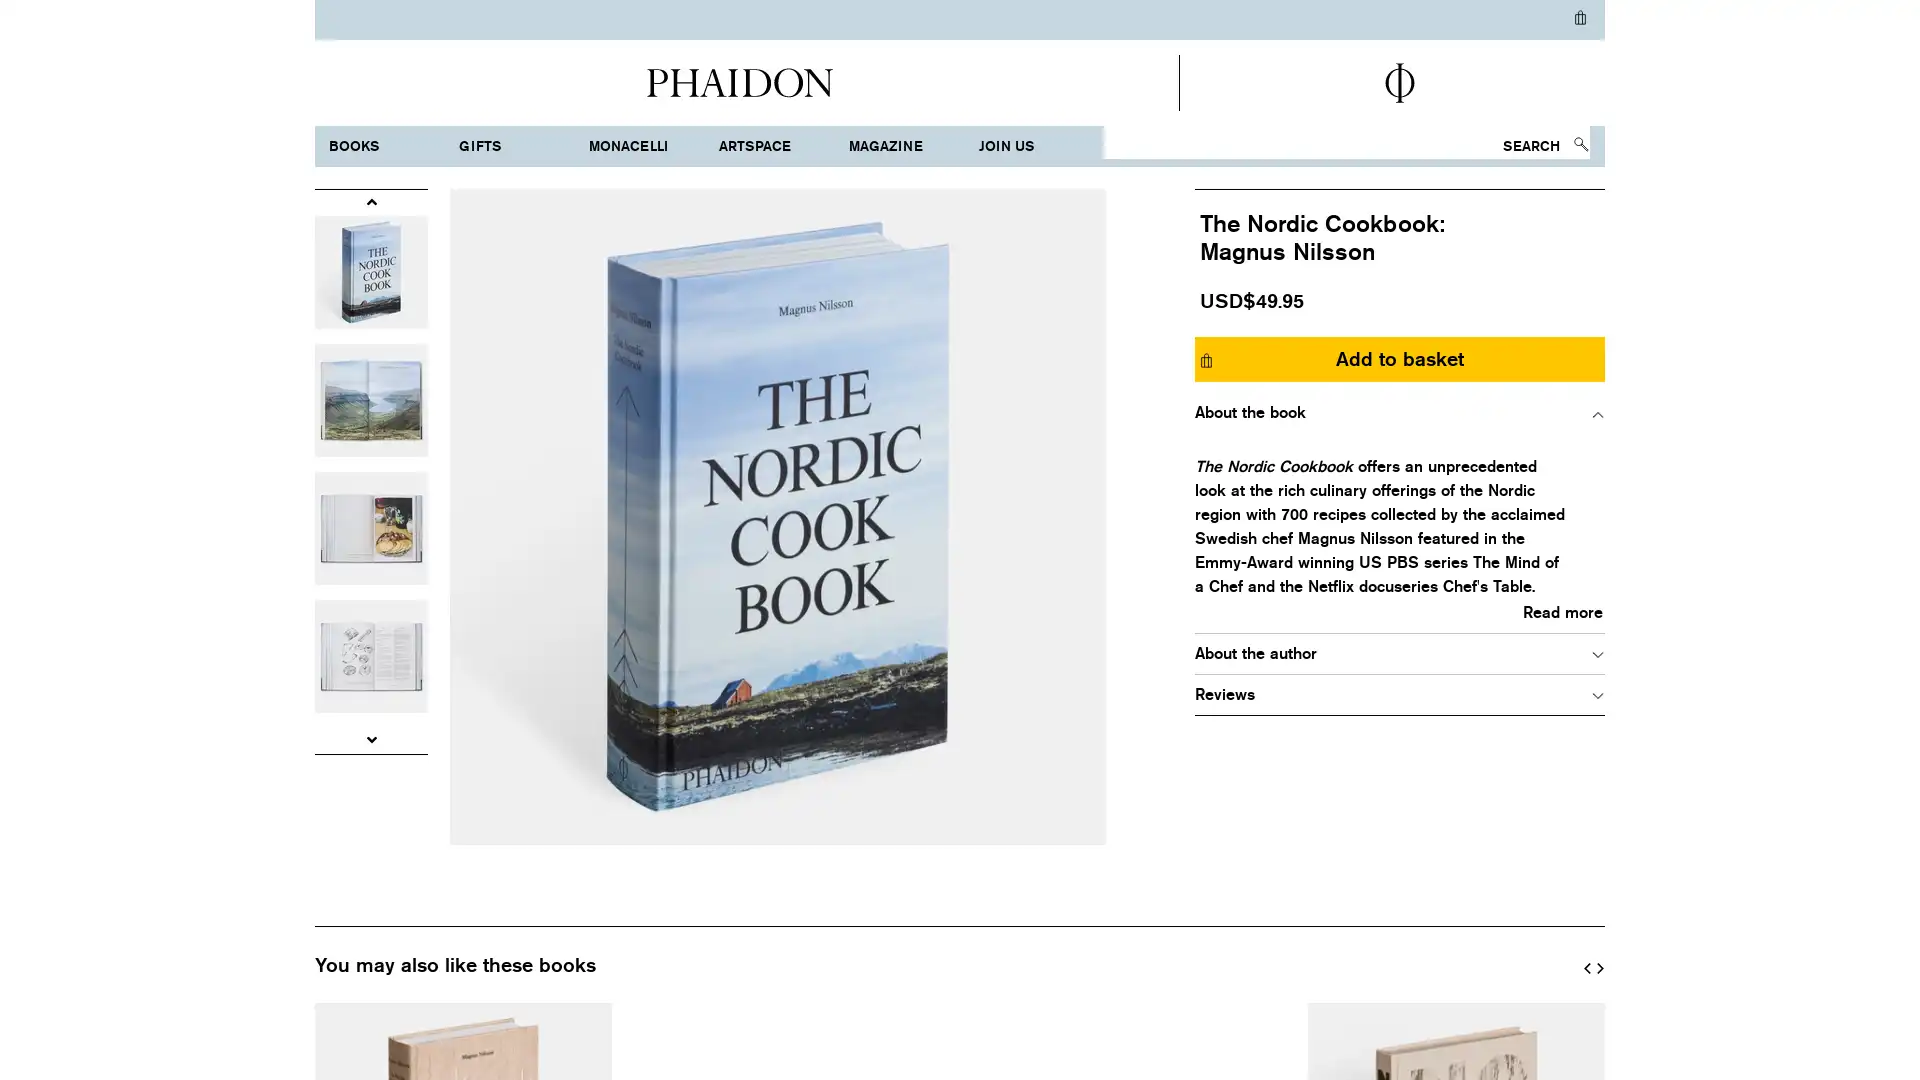 This screenshot has height=1080, width=1920. Describe the element at coordinates (1587, 963) in the screenshot. I see `Previous` at that location.